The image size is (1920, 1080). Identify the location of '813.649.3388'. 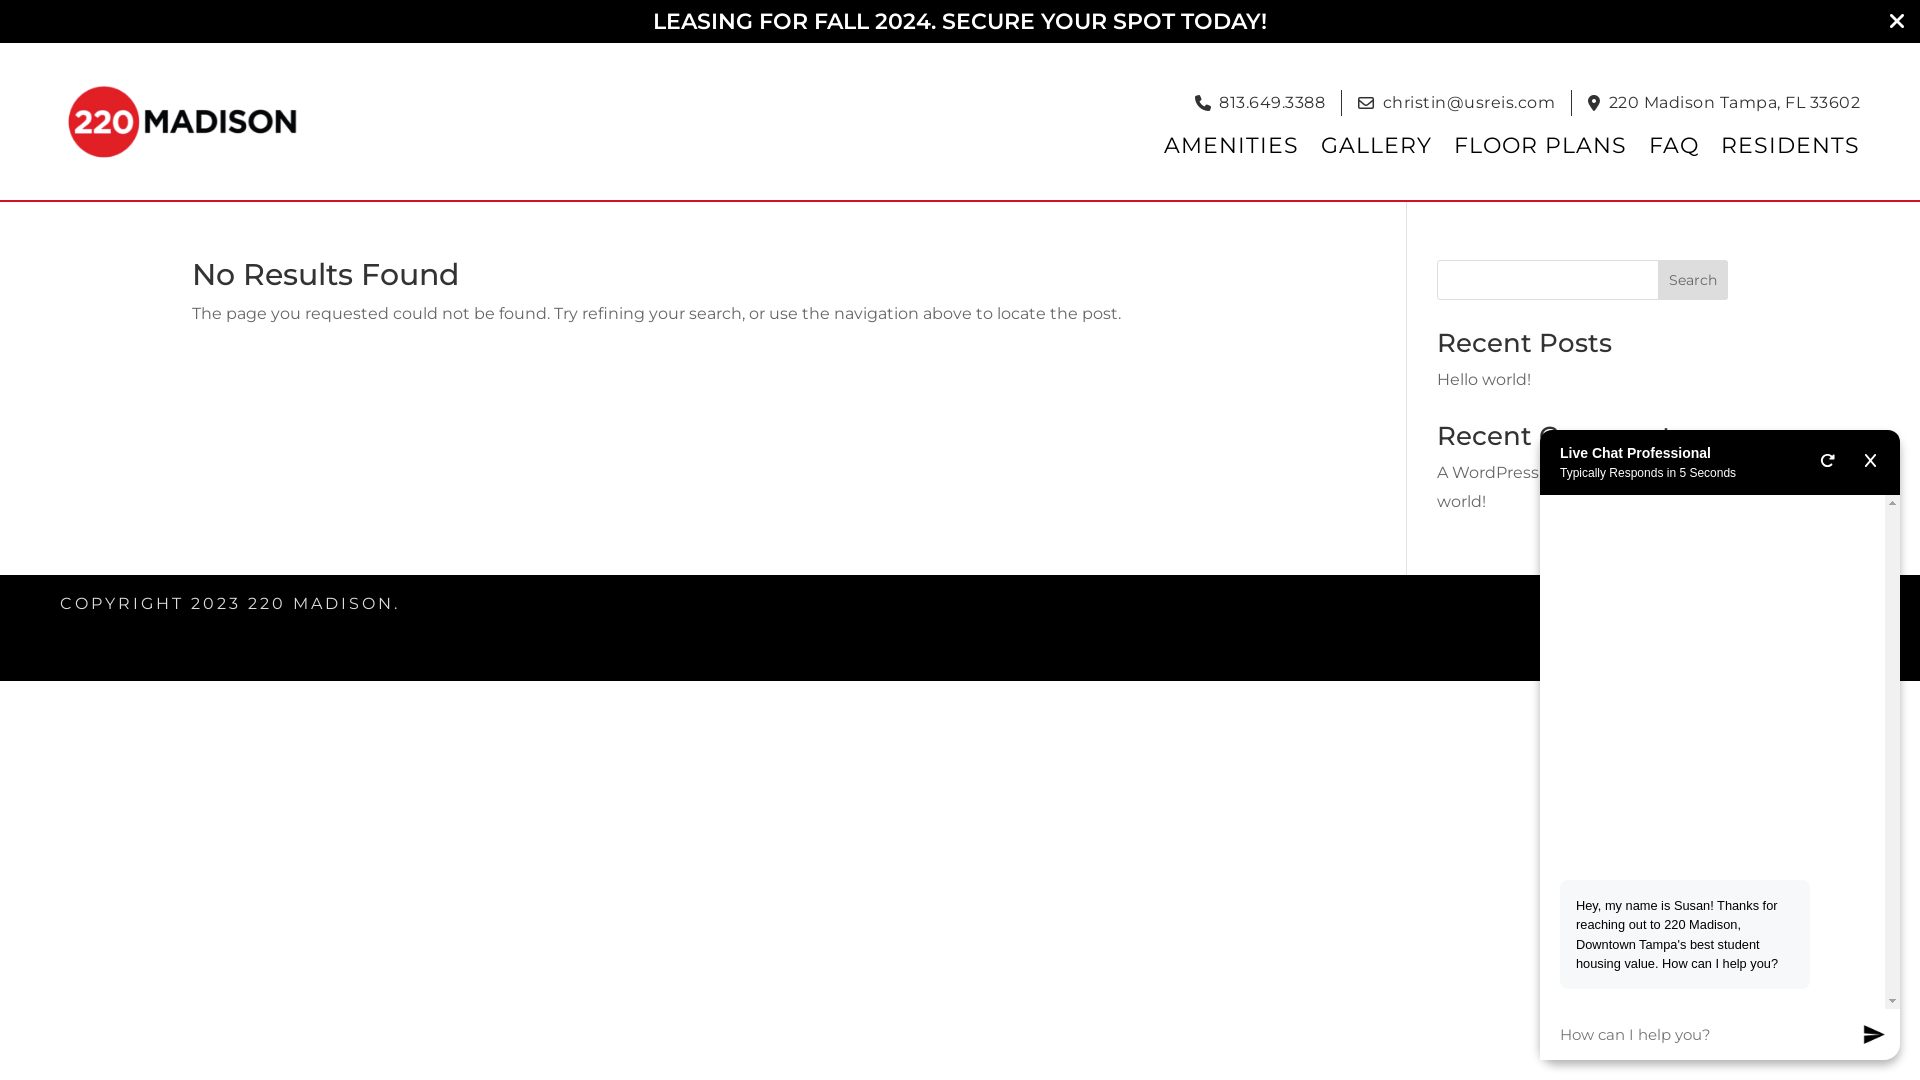
(1271, 103).